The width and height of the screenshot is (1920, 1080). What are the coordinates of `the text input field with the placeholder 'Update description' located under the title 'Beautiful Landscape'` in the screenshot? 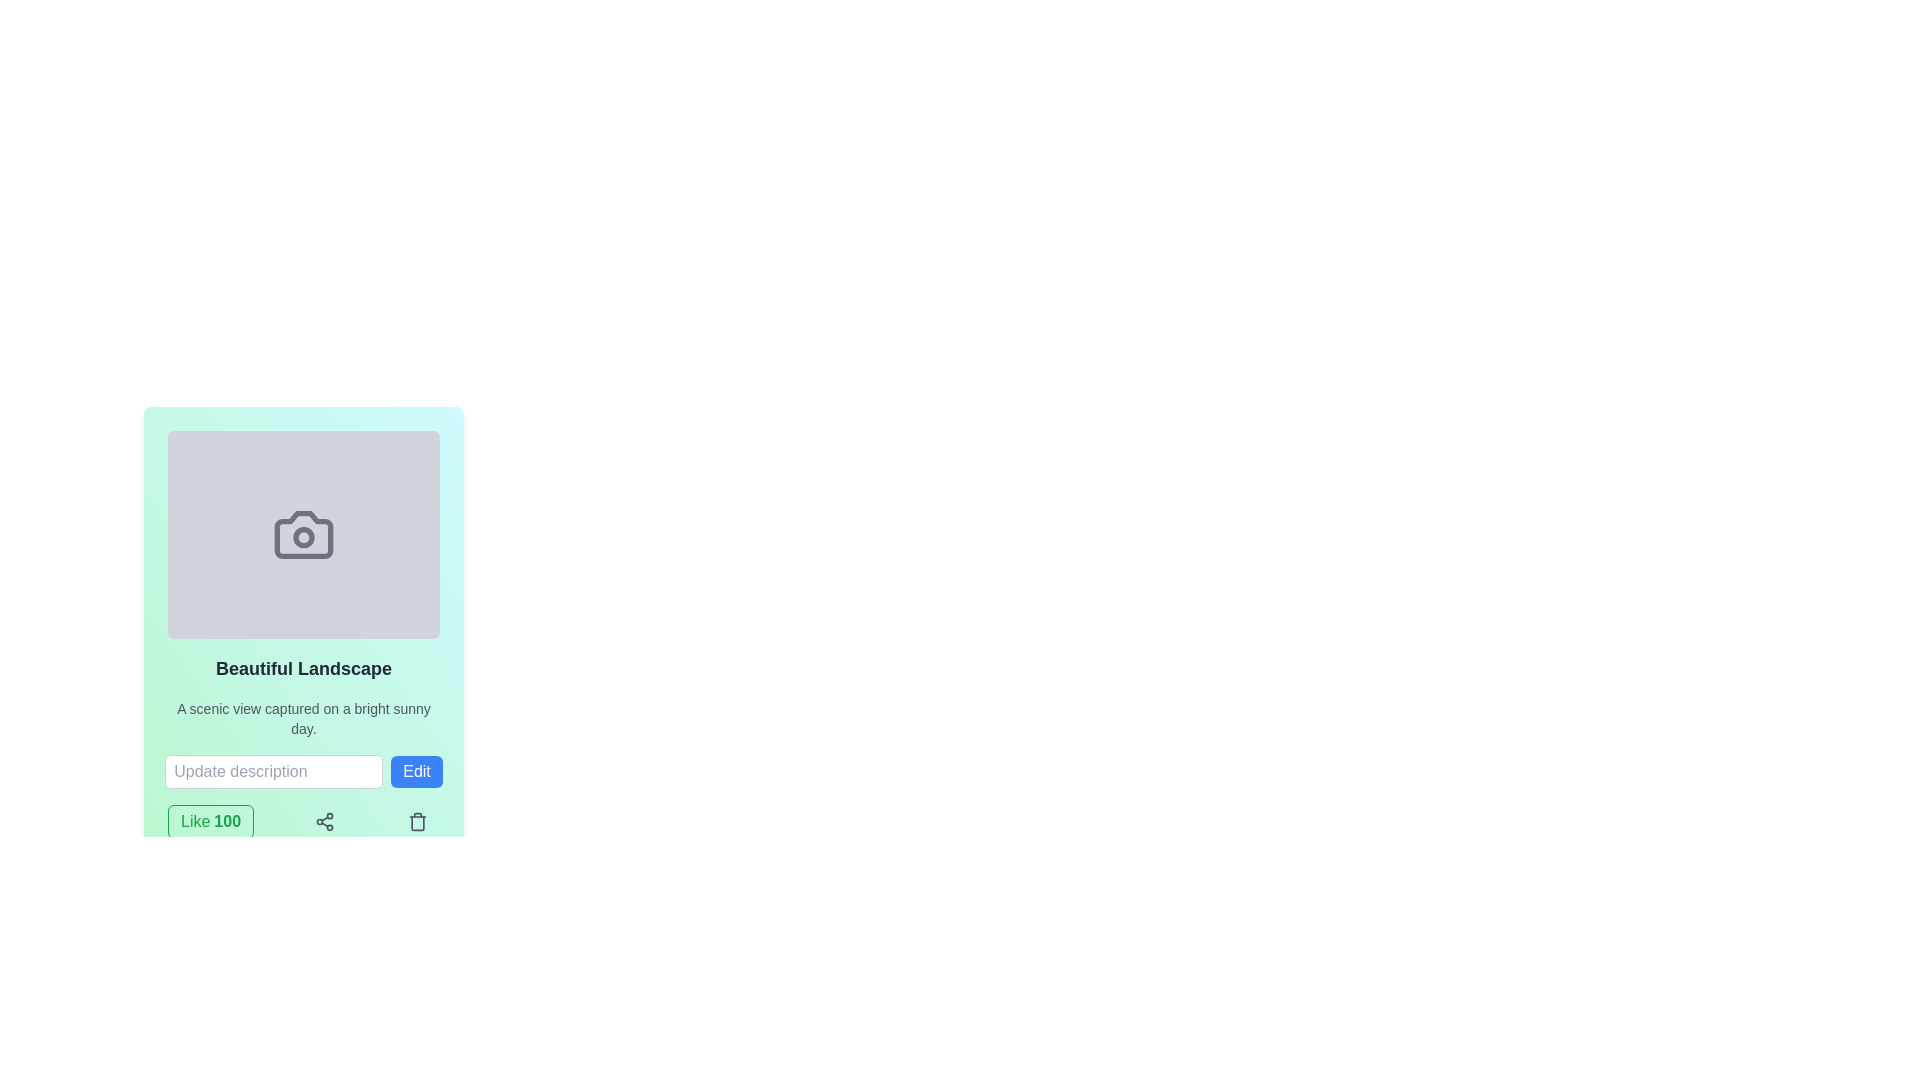 It's located at (302, 770).